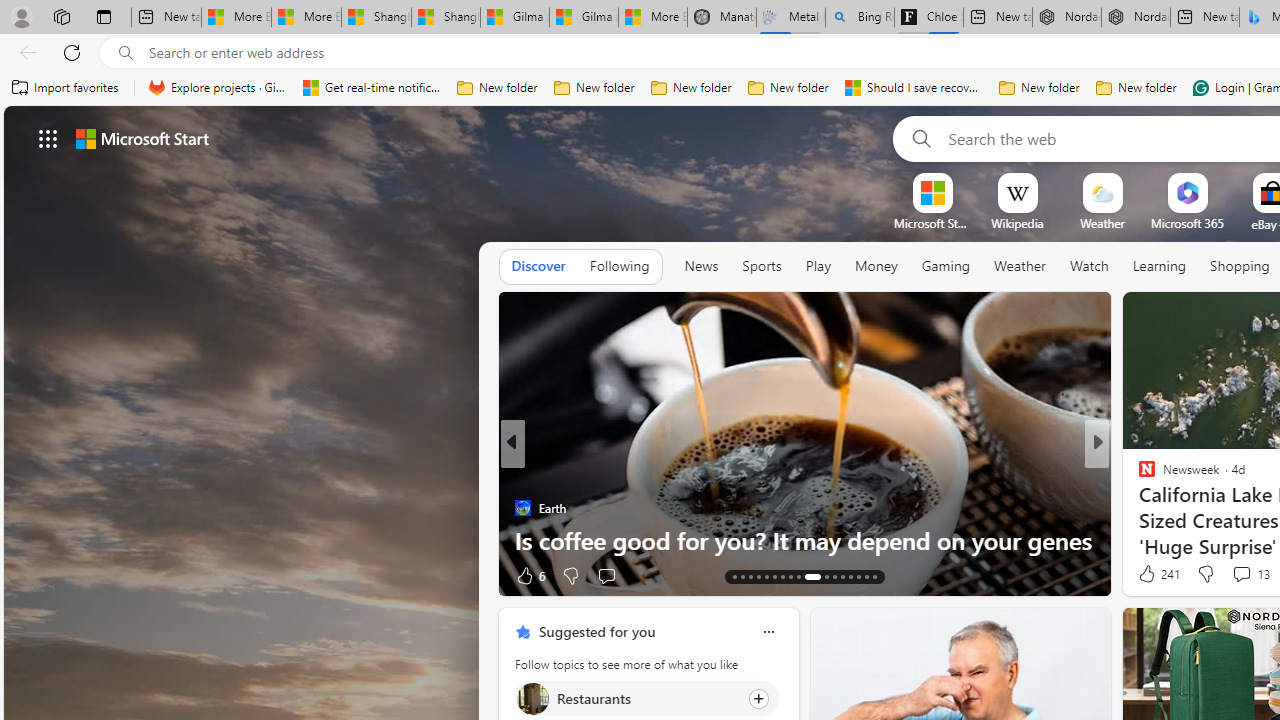 The image size is (1280, 720). Describe the element at coordinates (749, 577) in the screenshot. I see `'AutomationID: tab-15'` at that location.